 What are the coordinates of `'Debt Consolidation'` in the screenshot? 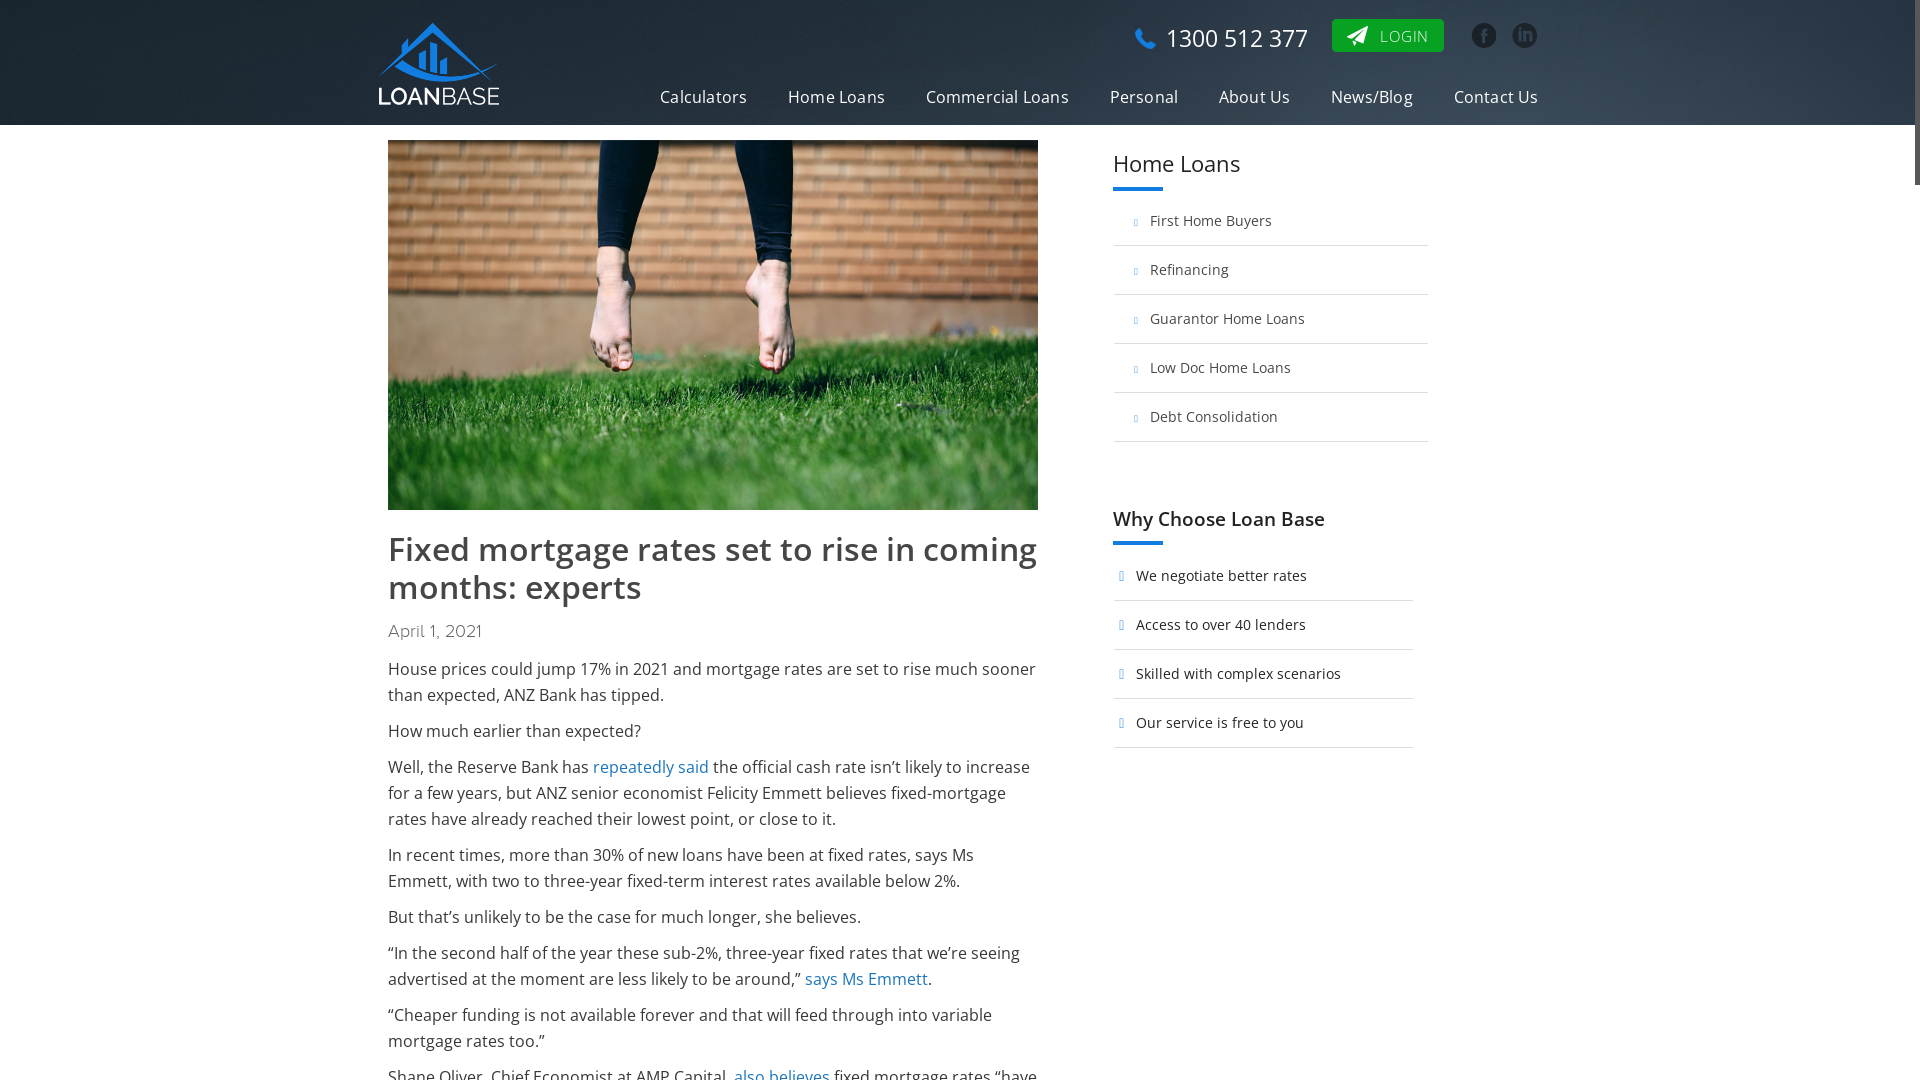 It's located at (1269, 416).